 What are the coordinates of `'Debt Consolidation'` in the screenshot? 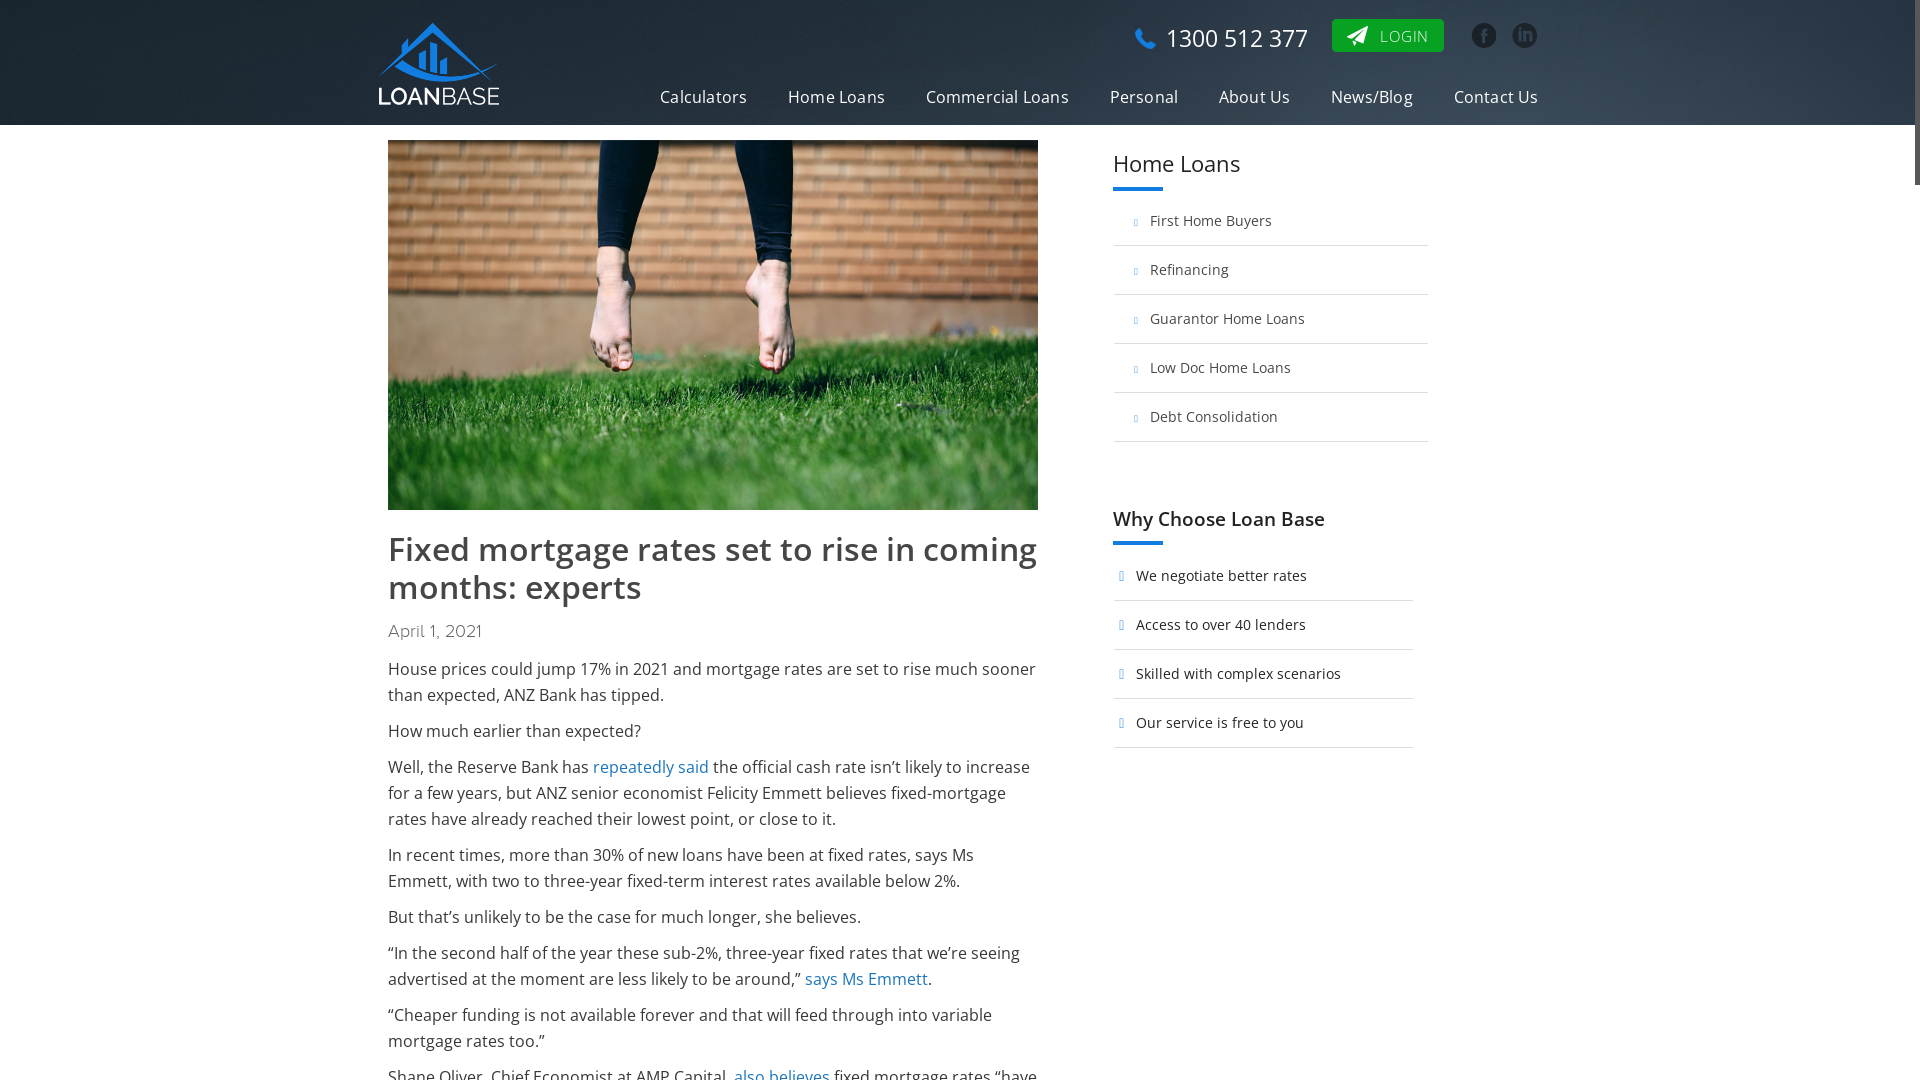 It's located at (1269, 416).